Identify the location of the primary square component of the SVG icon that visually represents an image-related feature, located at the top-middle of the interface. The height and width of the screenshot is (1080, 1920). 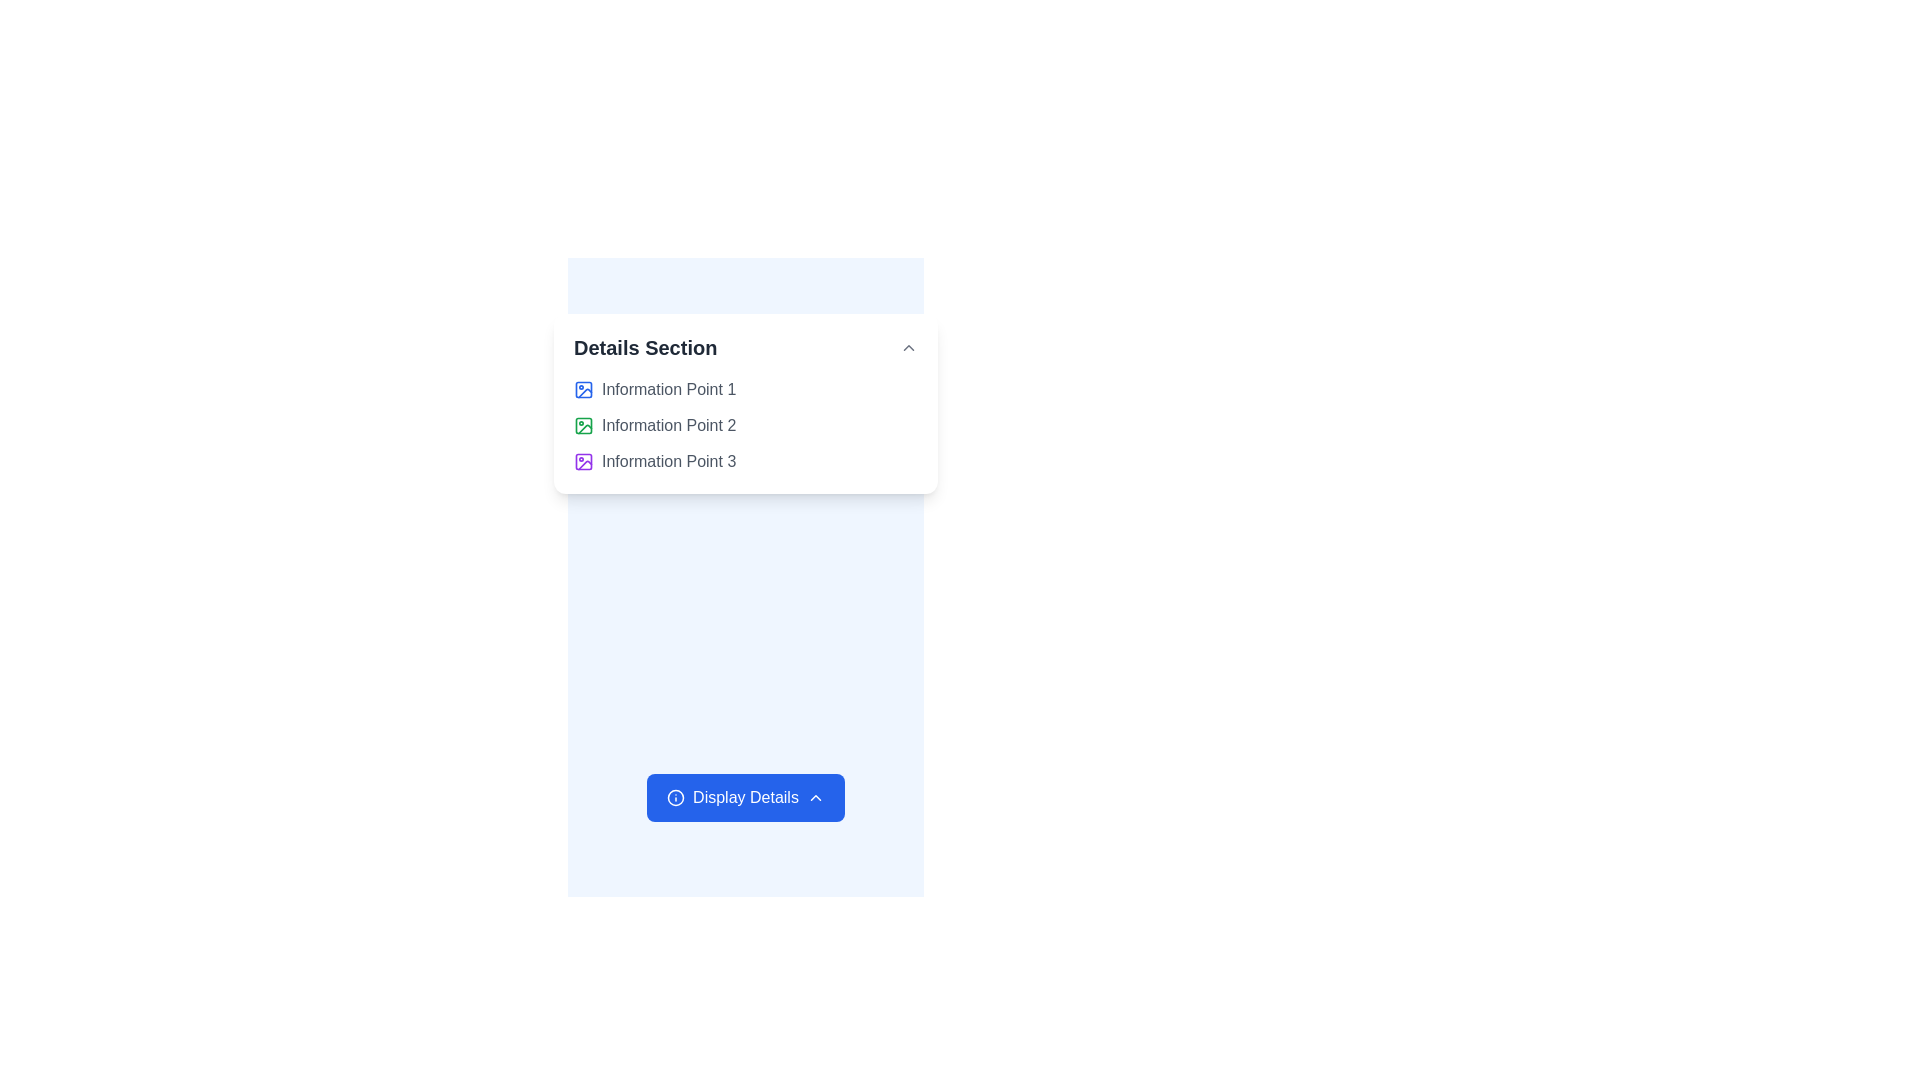
(583, 389).